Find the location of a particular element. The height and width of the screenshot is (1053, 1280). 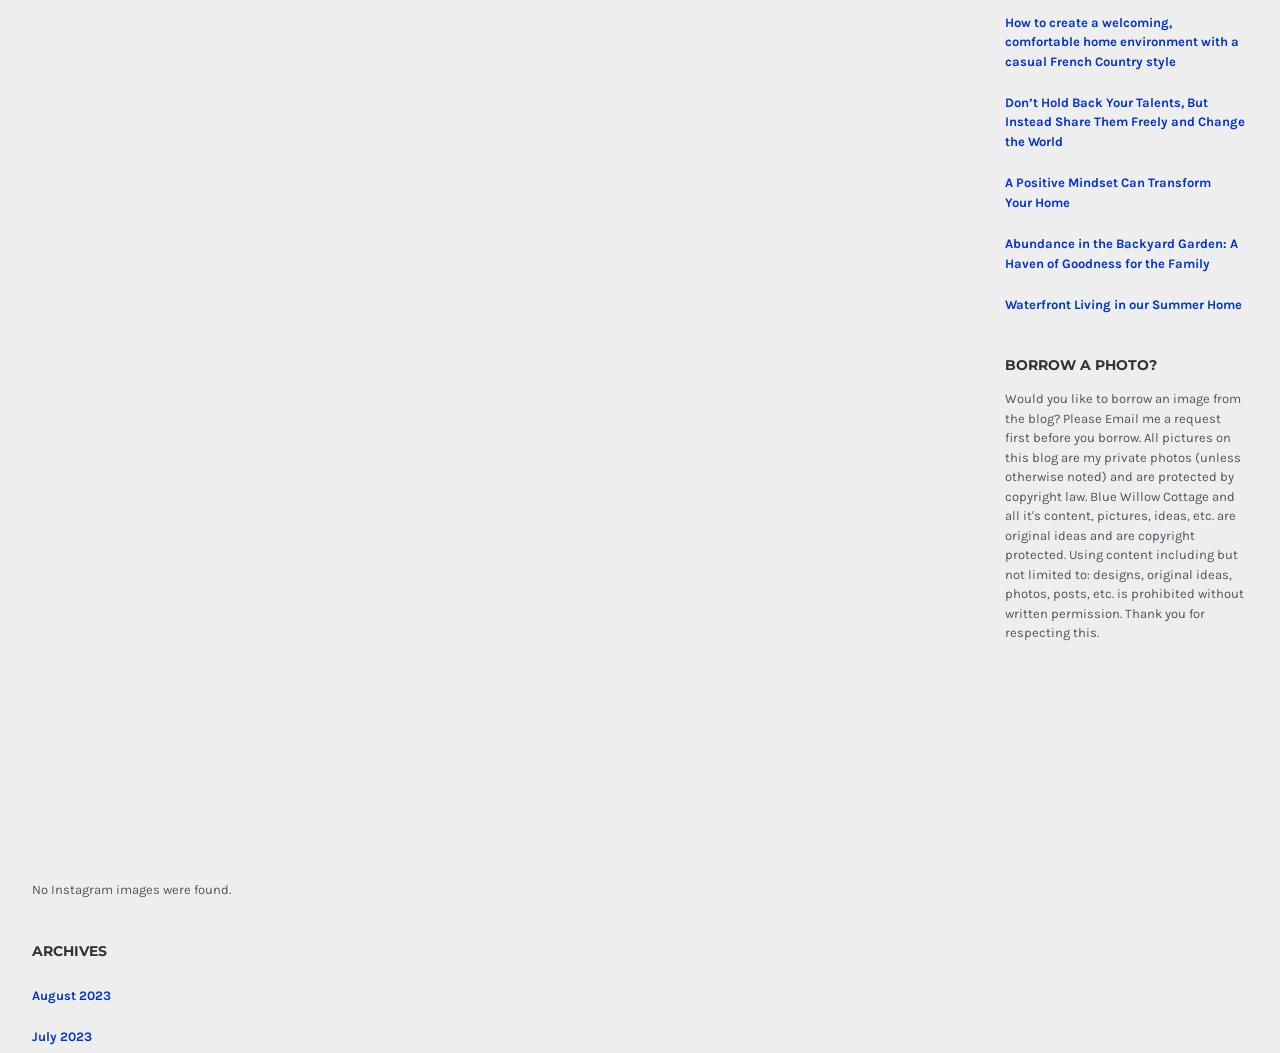

'Would you like to borrow an image from the blog? Please Email me a request first before you borrow. All pictures on this blog are my private photos (unless otherwise noted) and are protected by copyright law.   Blue Willow Cottage and all it's content, pictures, ideas, etc. are original ideas and are copyright protected.  Using content including but not limited to: designs, original ideas, photos, posts, etc. is prohibited without written permission.

Thank you for respecting this.' is located at coordinates (1123, 515).